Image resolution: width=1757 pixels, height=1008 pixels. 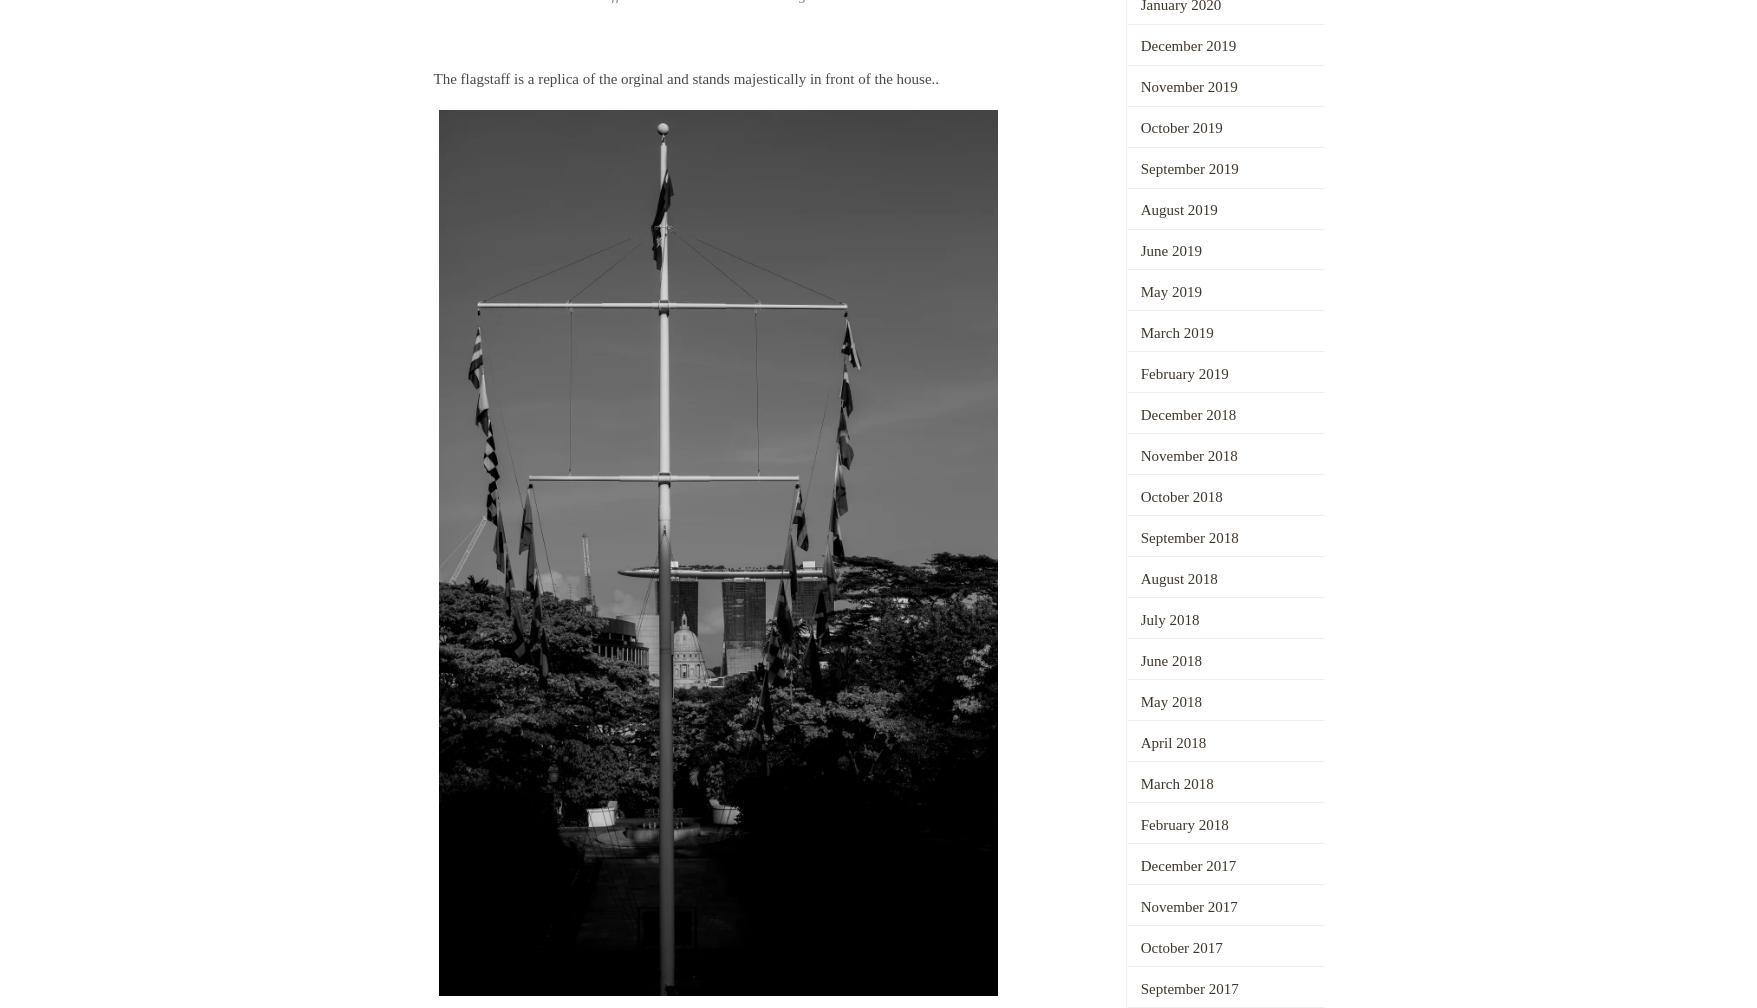 I want to click on 'September 2017', so click(x=1187, y=988).